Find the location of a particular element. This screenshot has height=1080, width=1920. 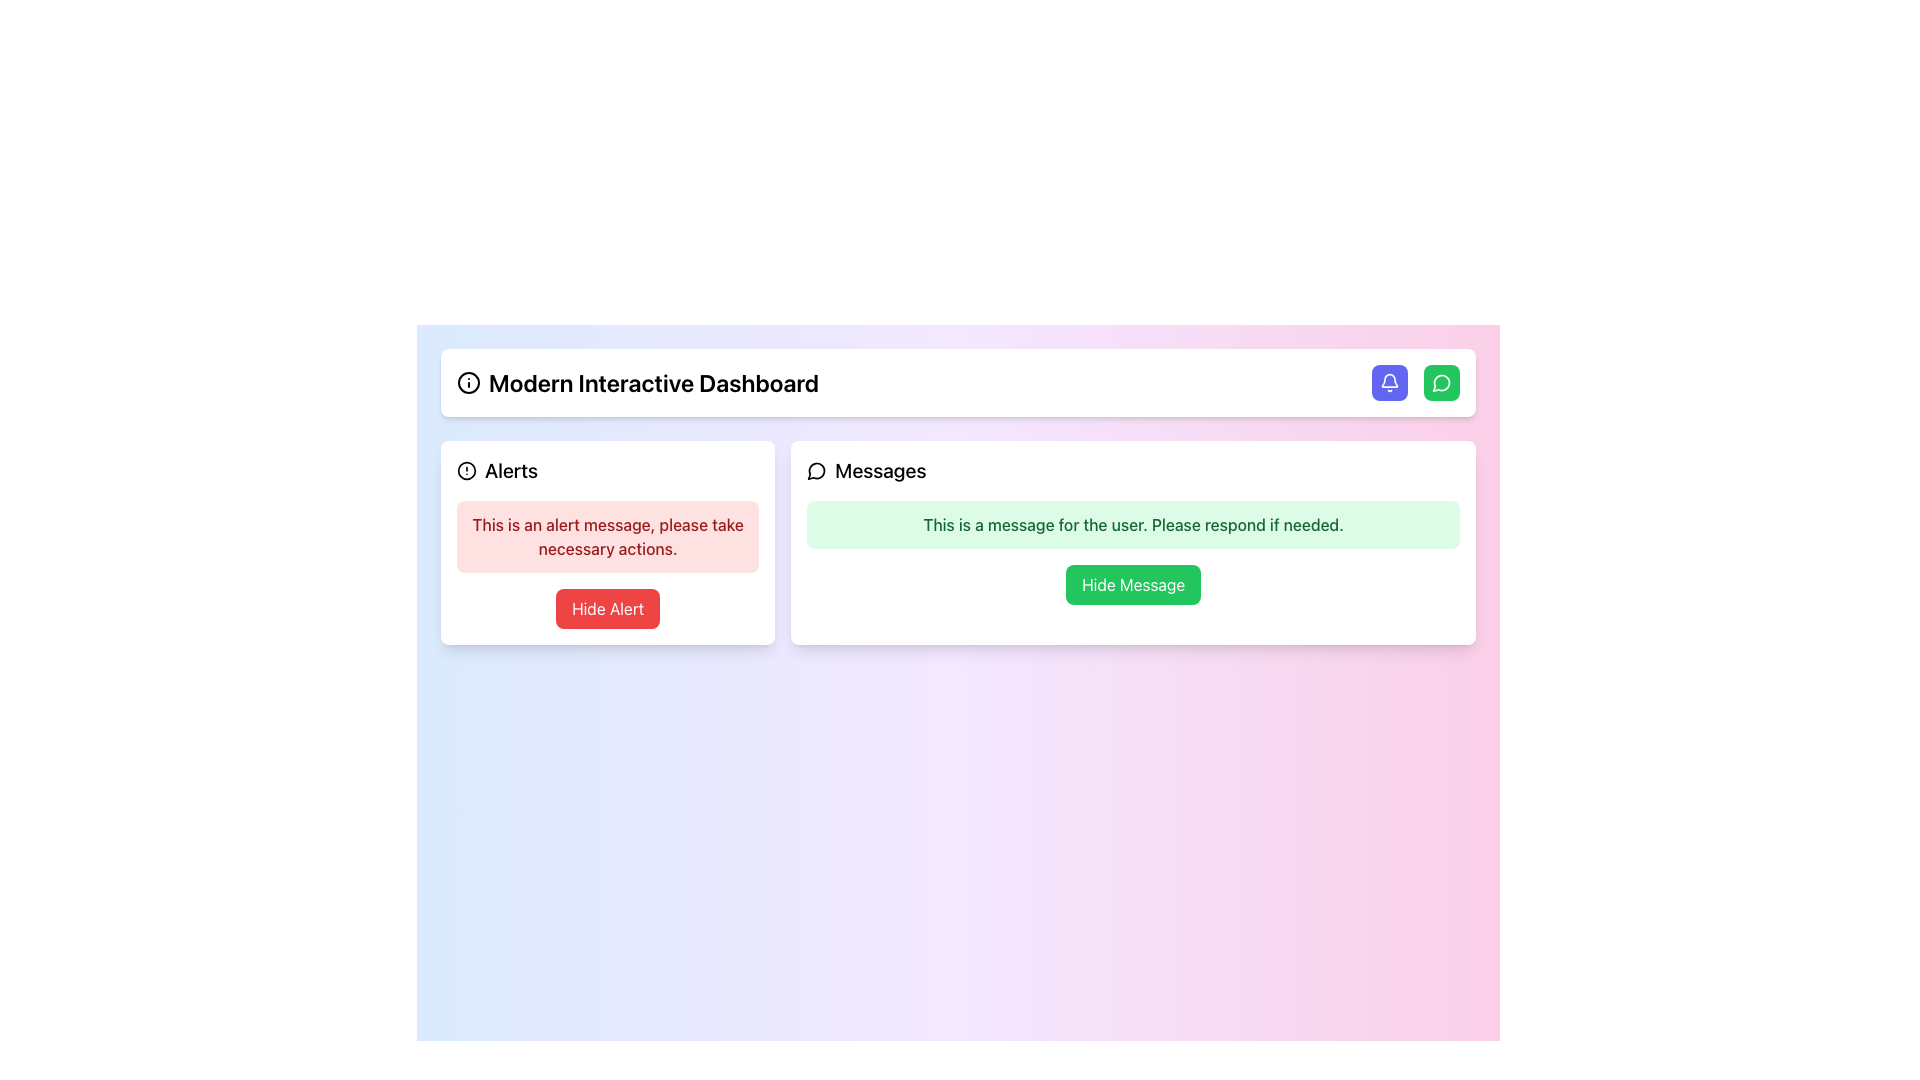

the 'Messages' icon located at the top of the 'Messages' panel header, which visually represents messages or communication is located at coordinates (817, 470).